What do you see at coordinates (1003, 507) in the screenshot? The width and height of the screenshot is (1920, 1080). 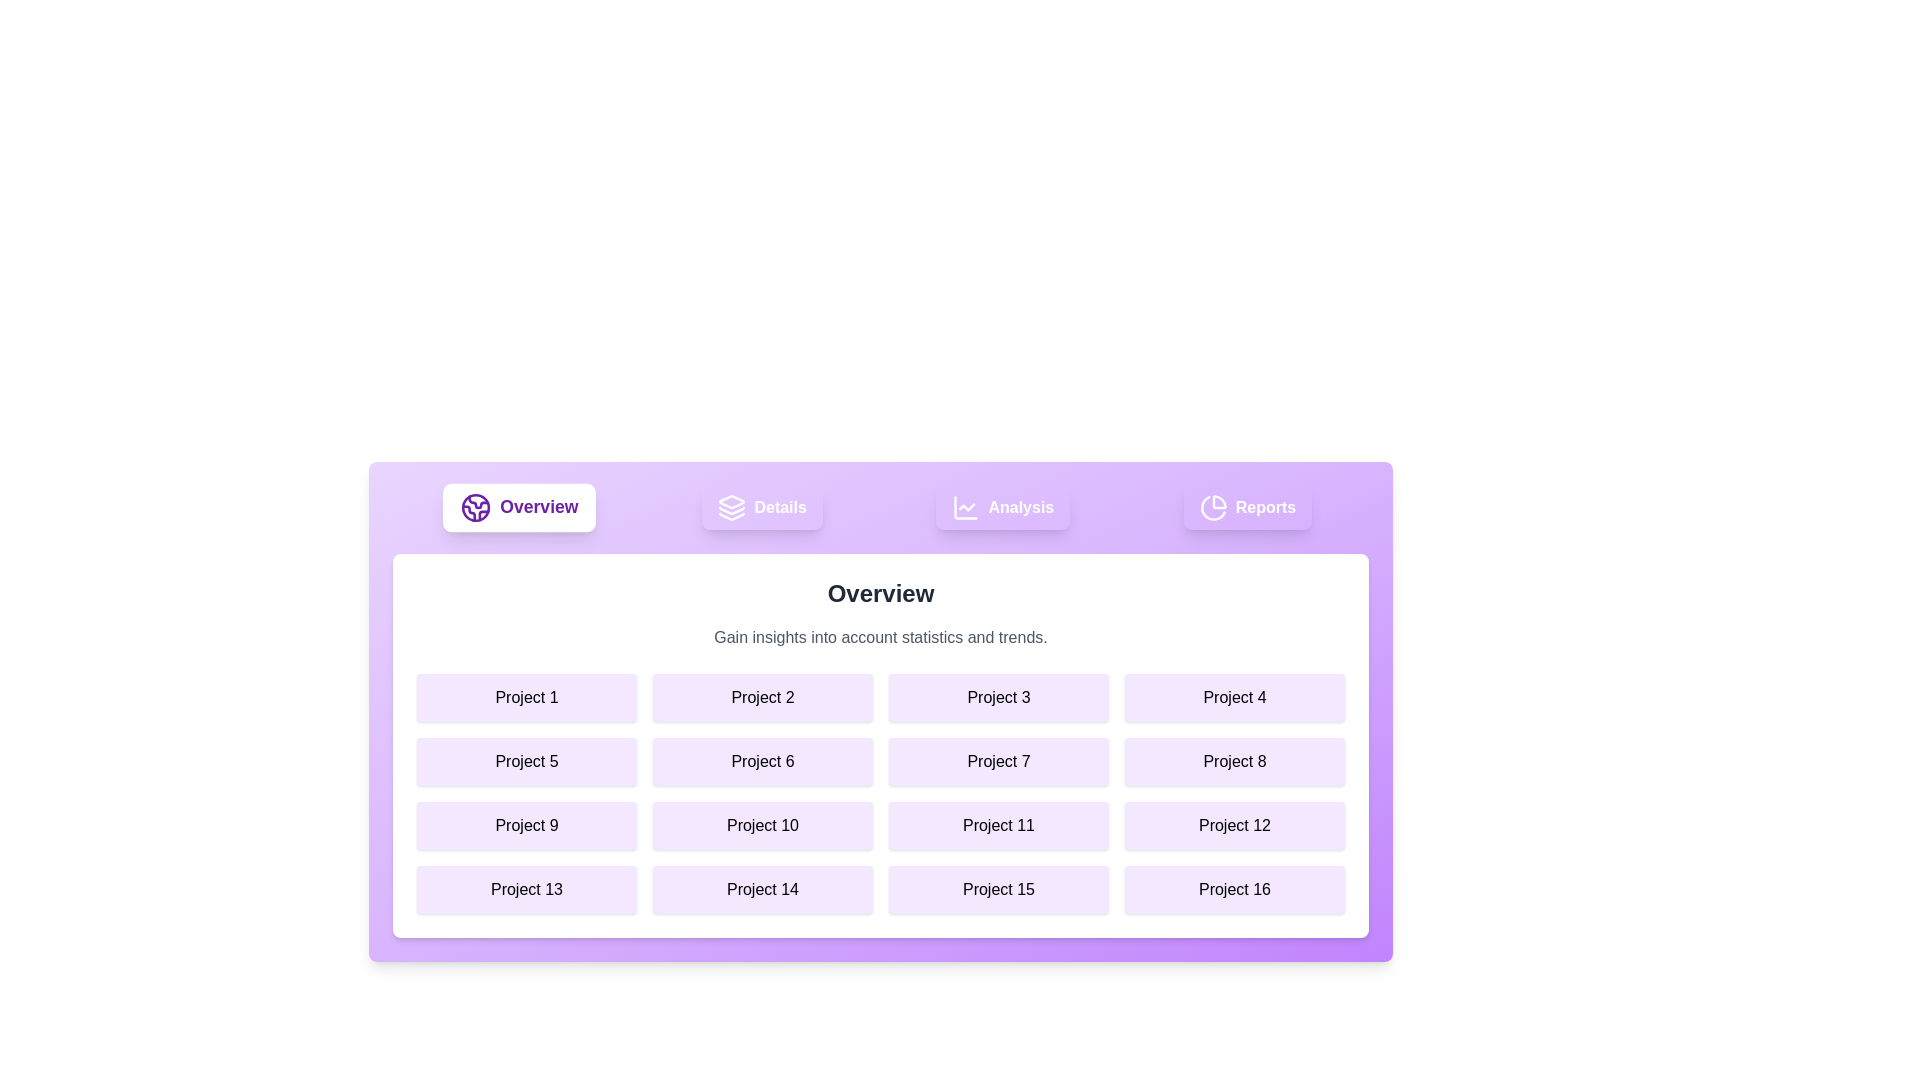 I see `the Analysis tab by clicking on its button` at bounding box center [1003, 507].